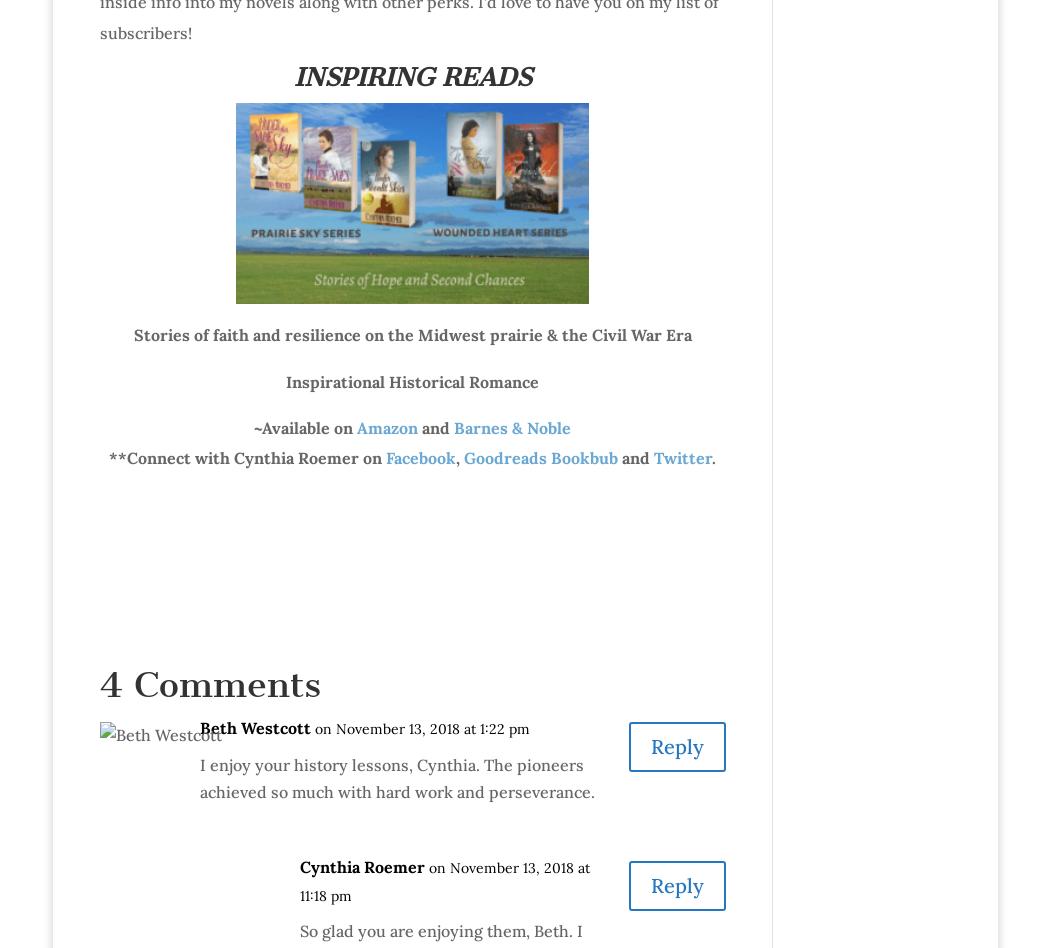 Image resolution: width=1050 pixels, height=948 pixels. What do you see at coordinates (616, 335) in the screenshot?
I see `'& the Civil War Era'` at bounding box center [616, 335].